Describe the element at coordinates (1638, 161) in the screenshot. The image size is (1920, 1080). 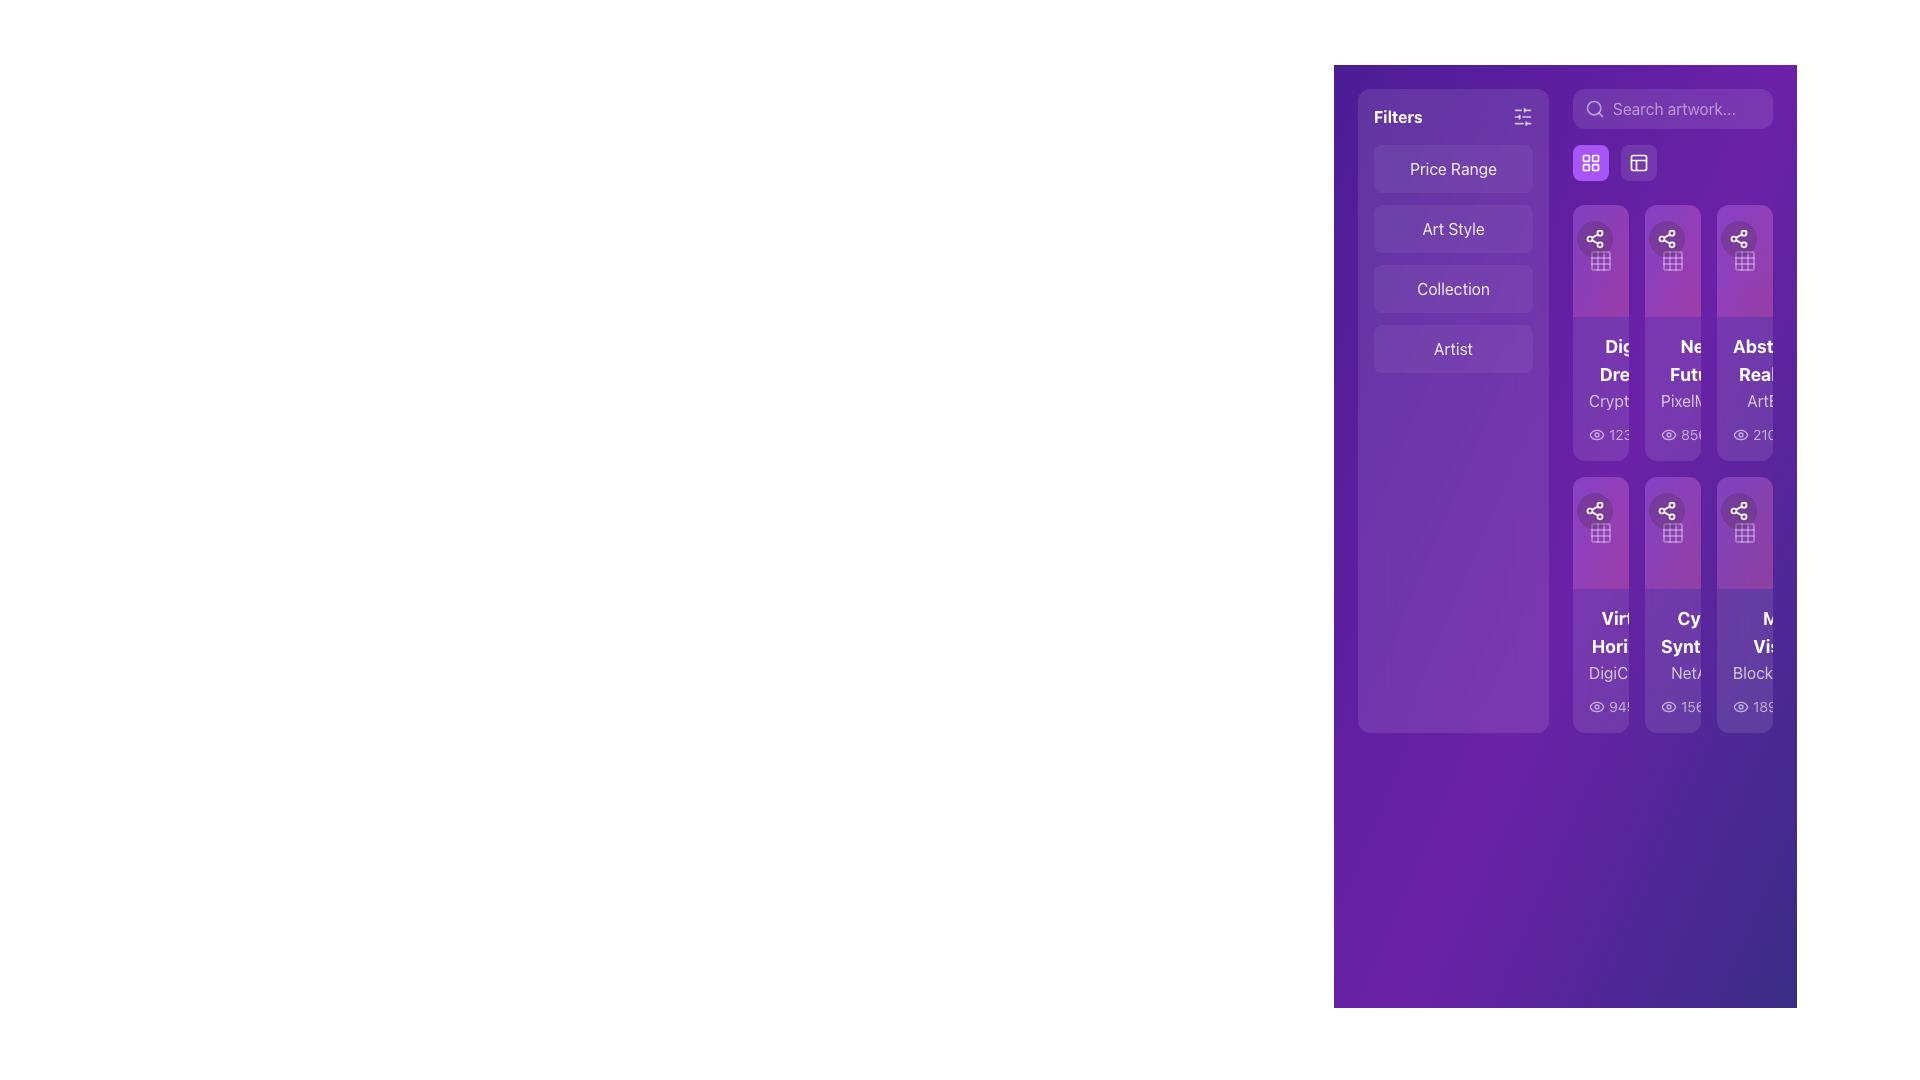
I see `the square button with a white grid icon on a purple background, located at the top right of the interface, adjacent to the search bar` at that location.